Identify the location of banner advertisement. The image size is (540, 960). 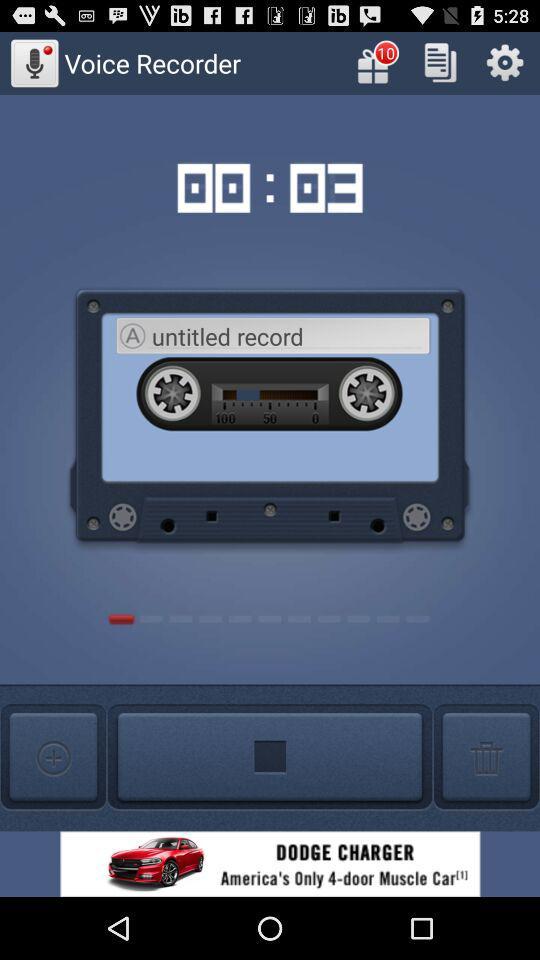
(270, 863).